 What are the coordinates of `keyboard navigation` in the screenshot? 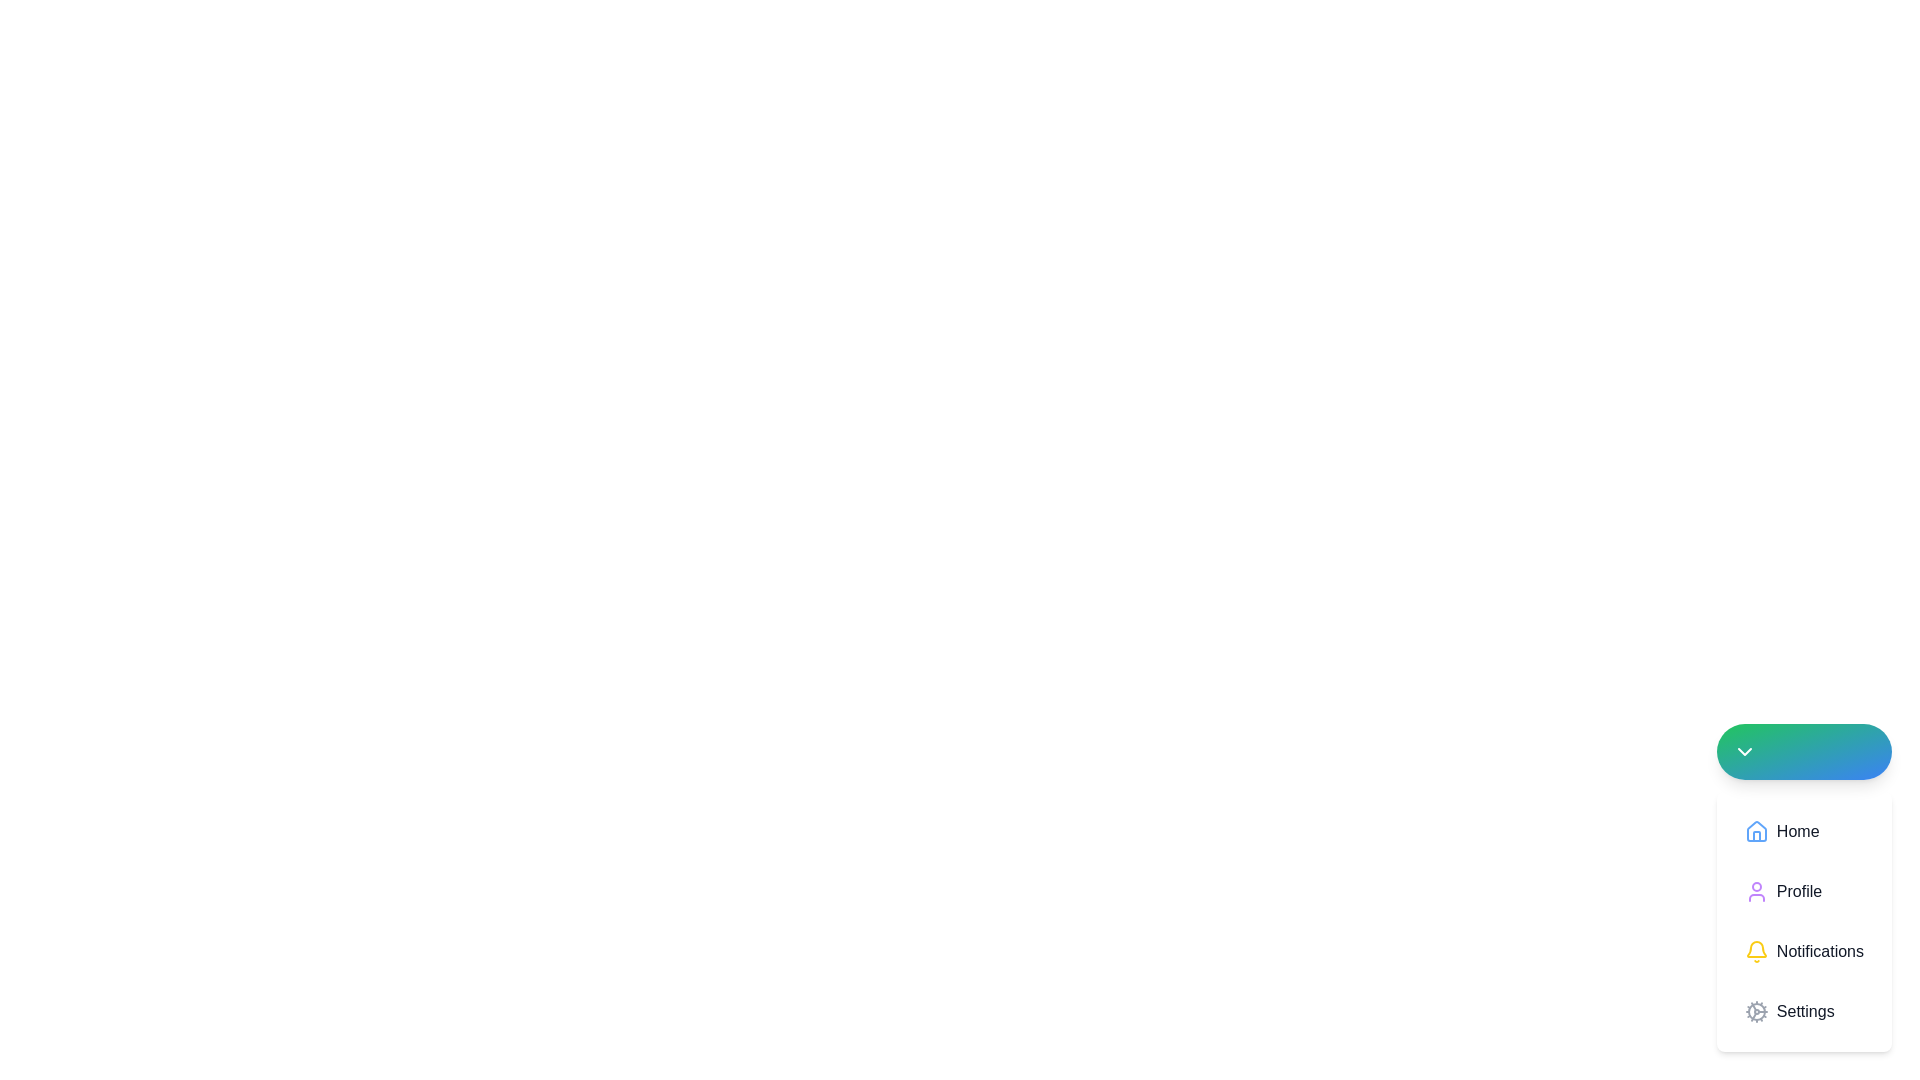 It's located at (1804, 1011).